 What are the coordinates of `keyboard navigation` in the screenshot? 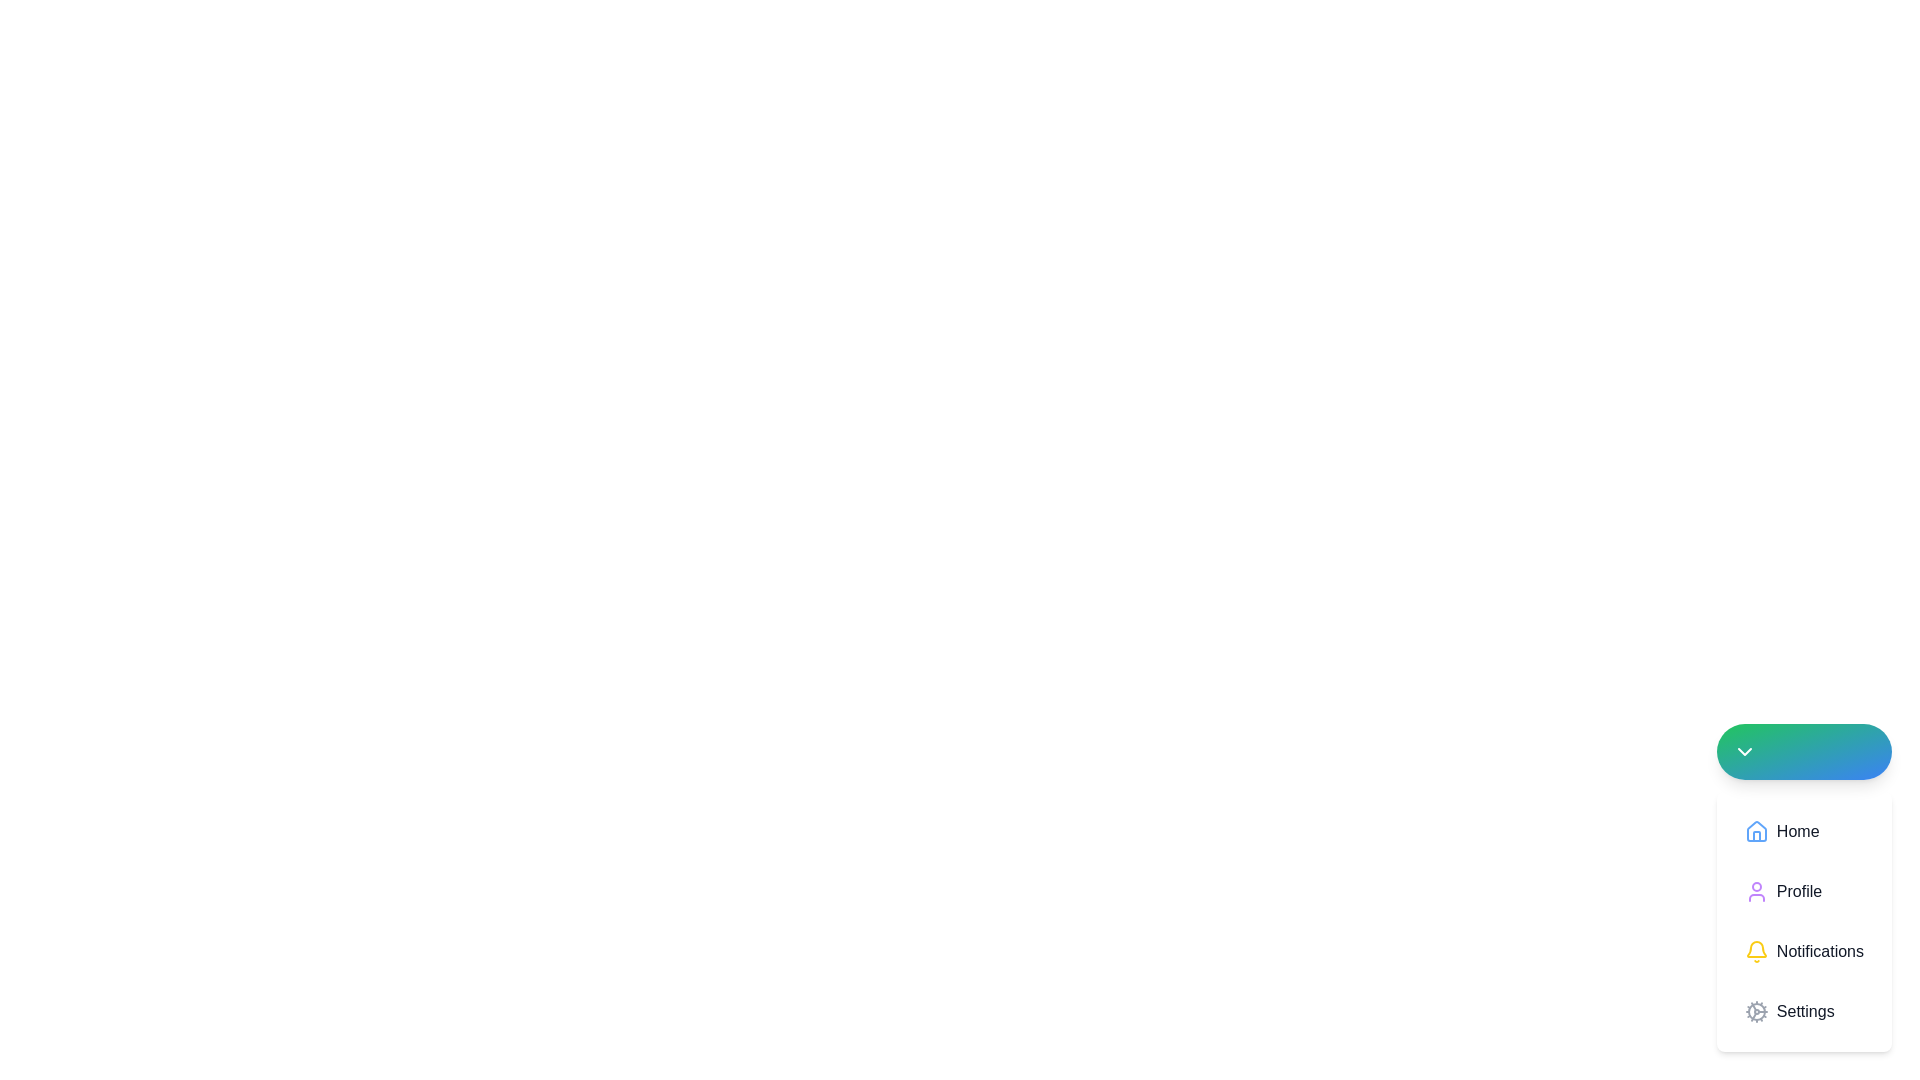 It's located at (1804, 1011).